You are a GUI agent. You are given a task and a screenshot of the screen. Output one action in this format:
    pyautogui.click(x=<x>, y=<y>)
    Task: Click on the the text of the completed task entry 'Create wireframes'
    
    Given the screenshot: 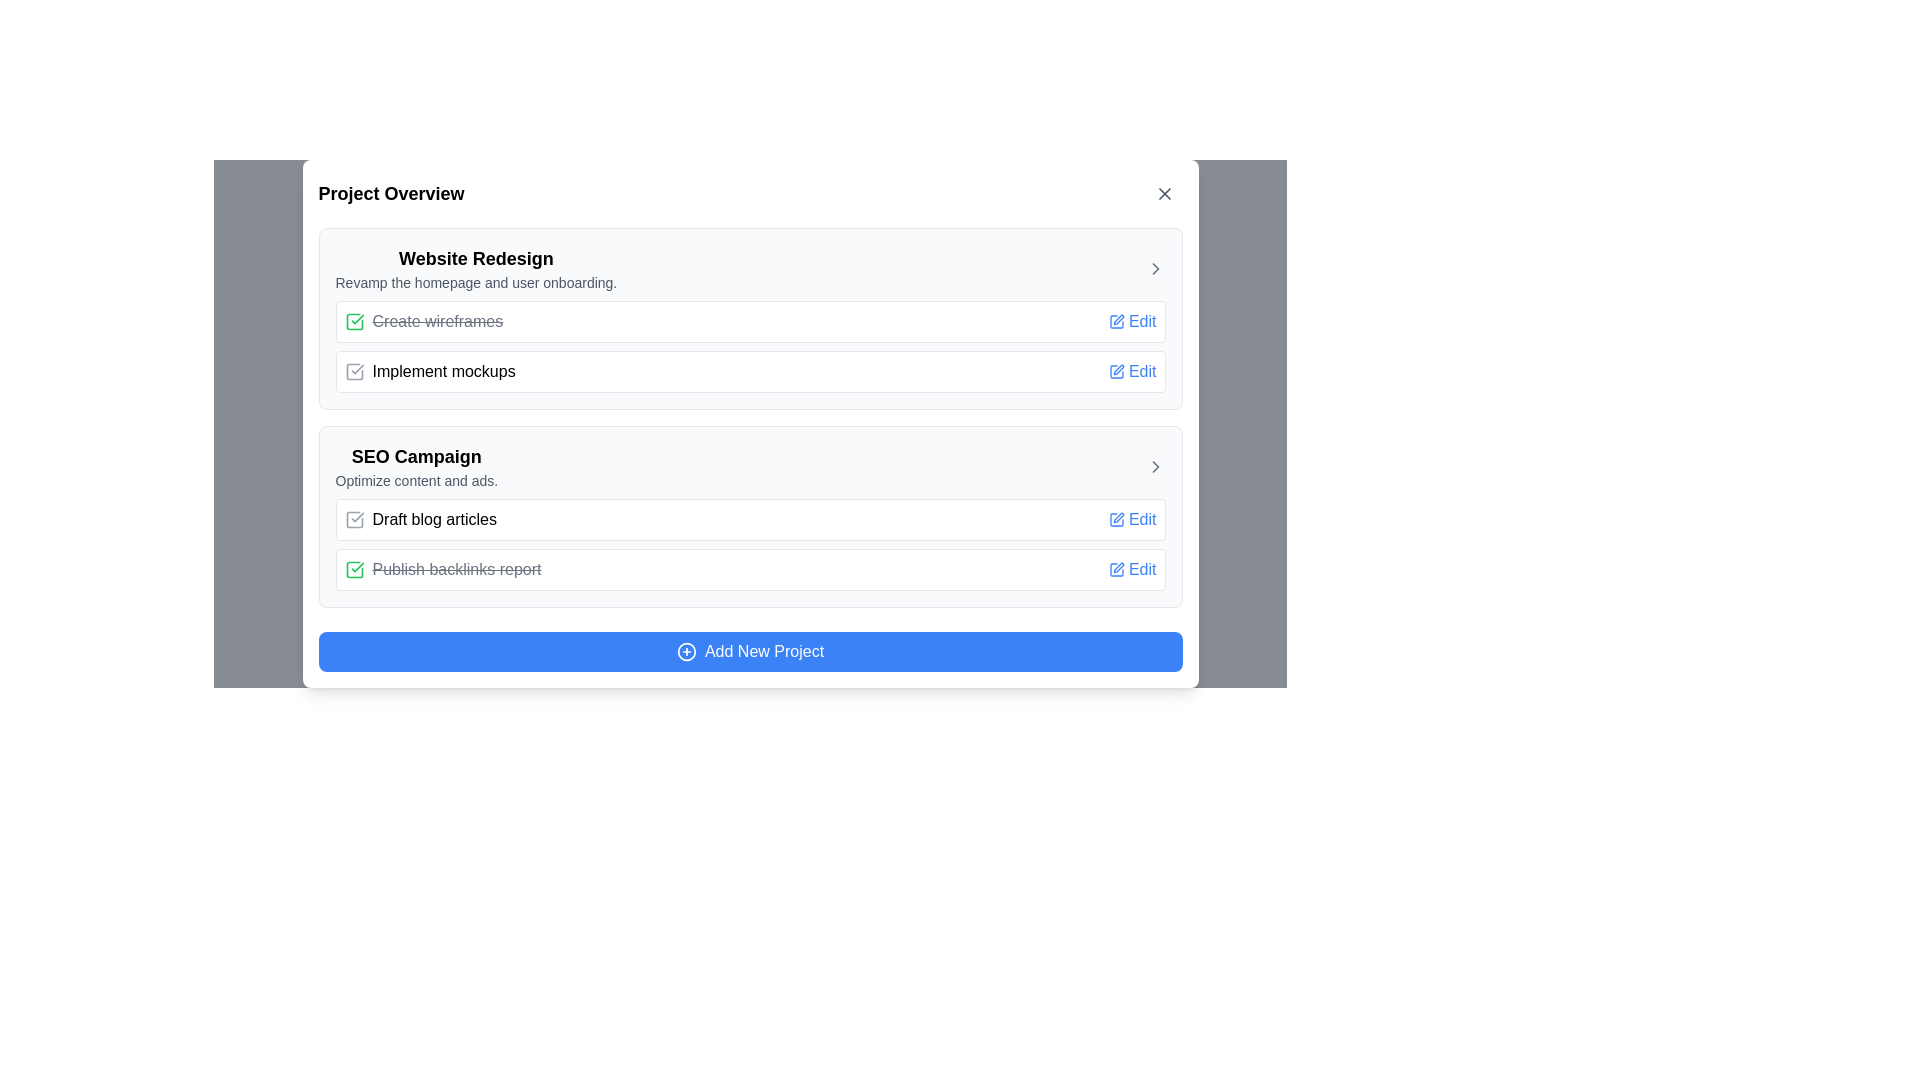 What is the action you would take?
    pyautogui.click(x=422, y=320)
    